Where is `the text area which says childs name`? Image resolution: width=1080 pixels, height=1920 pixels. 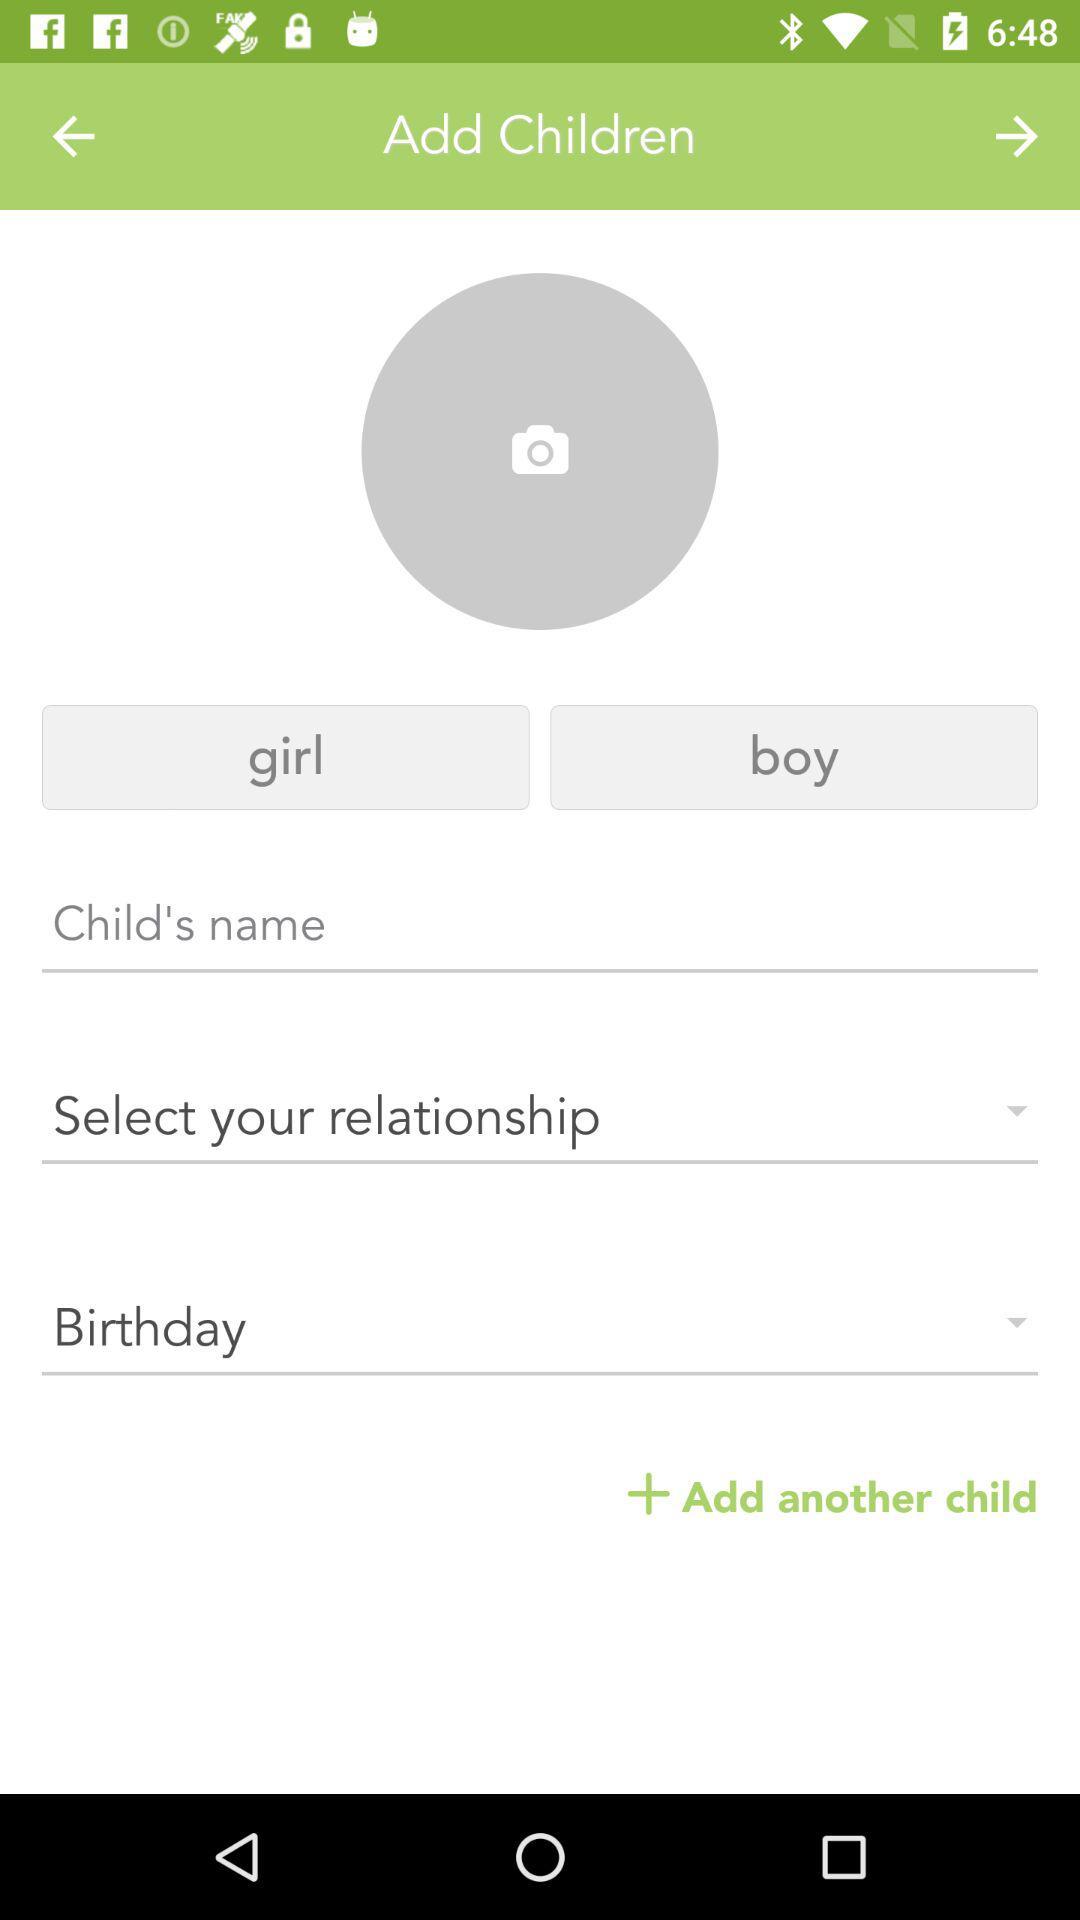
the text area which says childs name is located at coordinates (540, 930).